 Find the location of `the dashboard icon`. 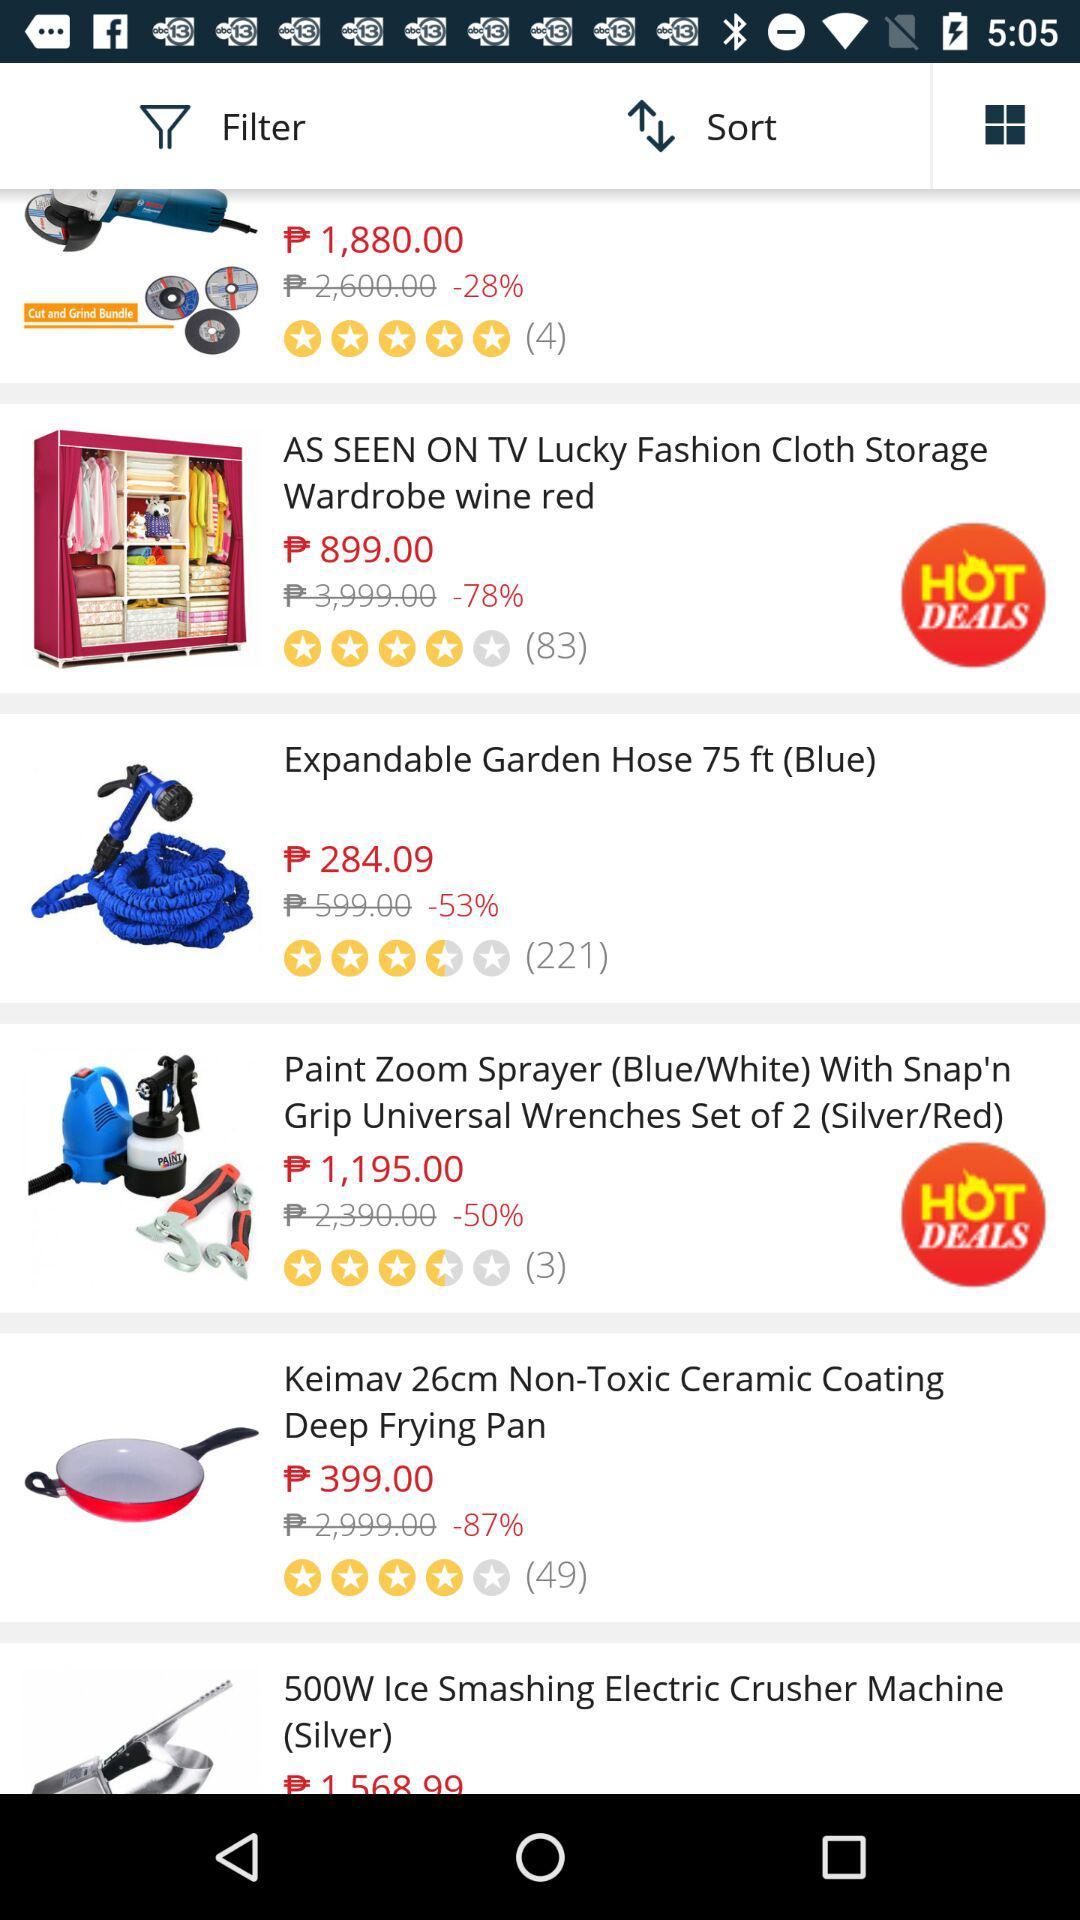

the dashboard icon is located at coordinates (1006, 124).